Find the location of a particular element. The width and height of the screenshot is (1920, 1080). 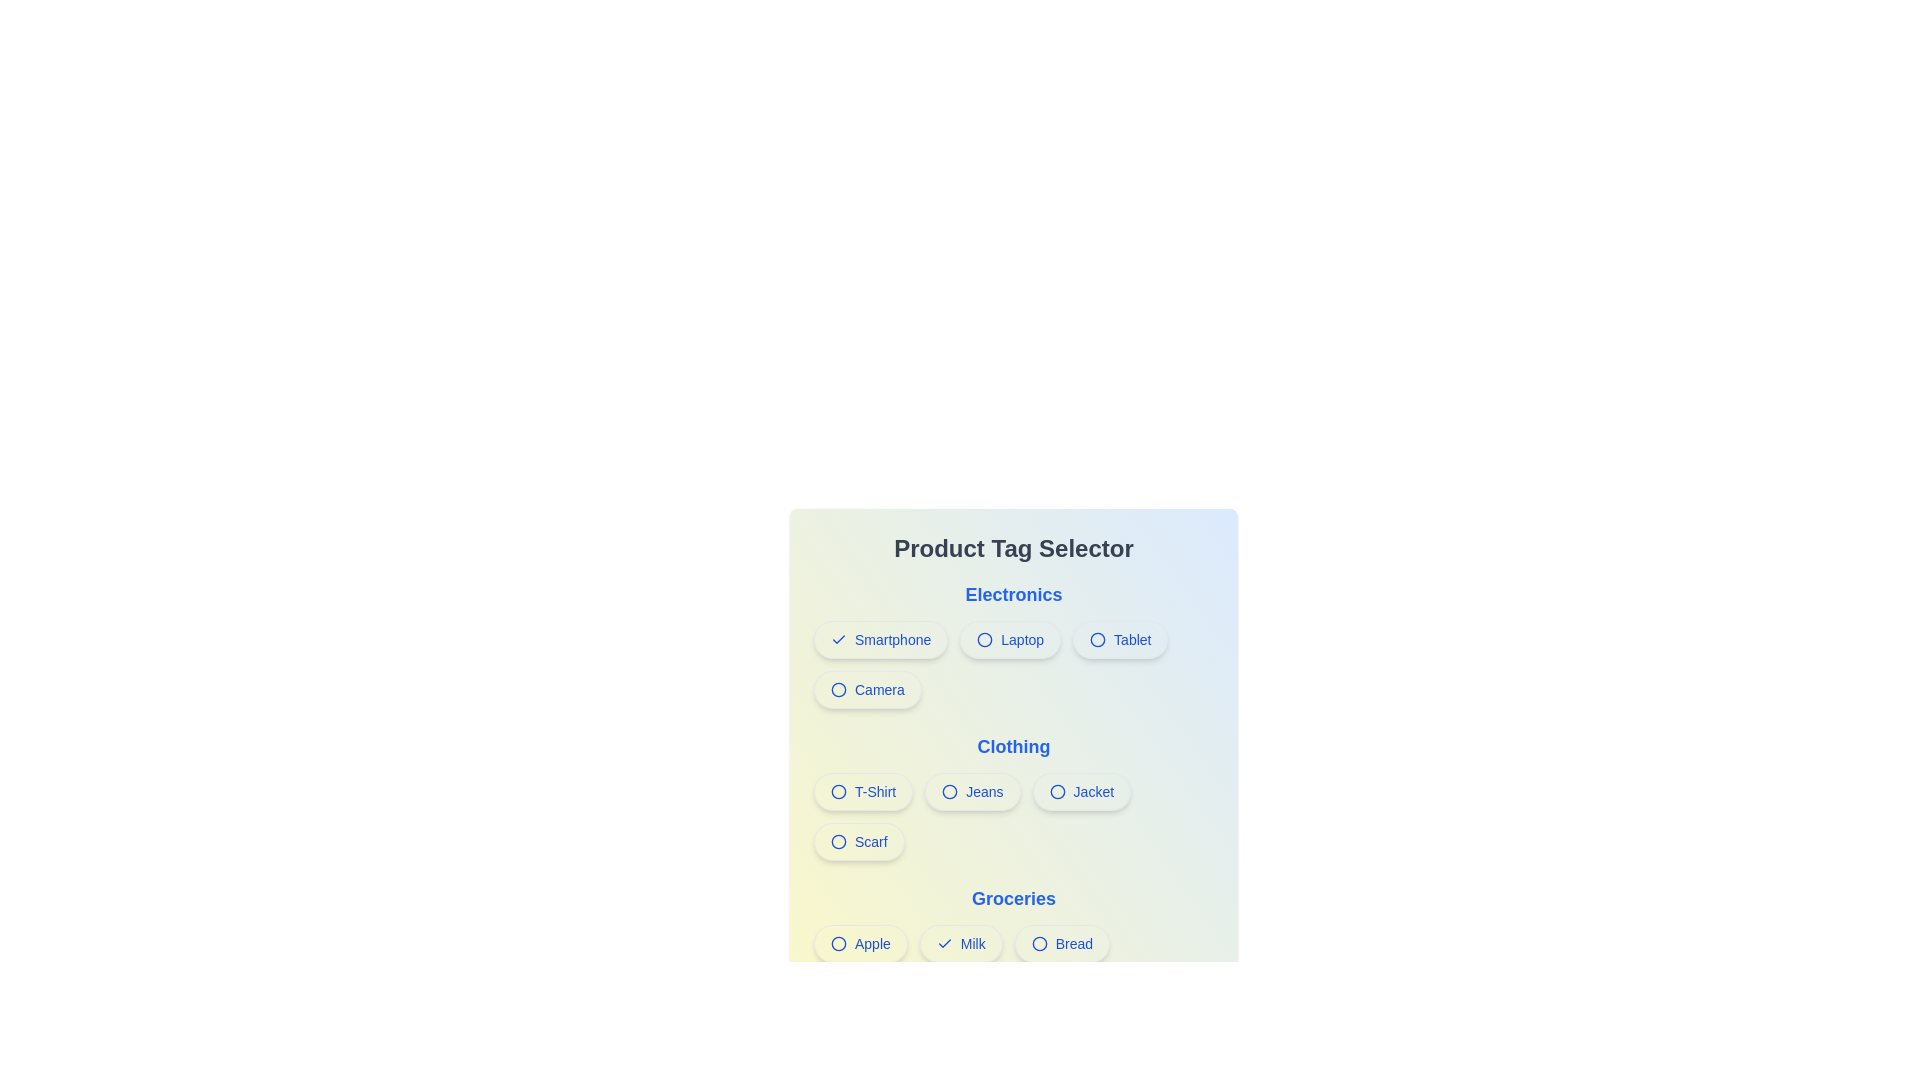

the checkmark icon indicating the selected state for the 'Milk' button located in the 'Groceries' section of the interface is located at coordinates (943, 944).